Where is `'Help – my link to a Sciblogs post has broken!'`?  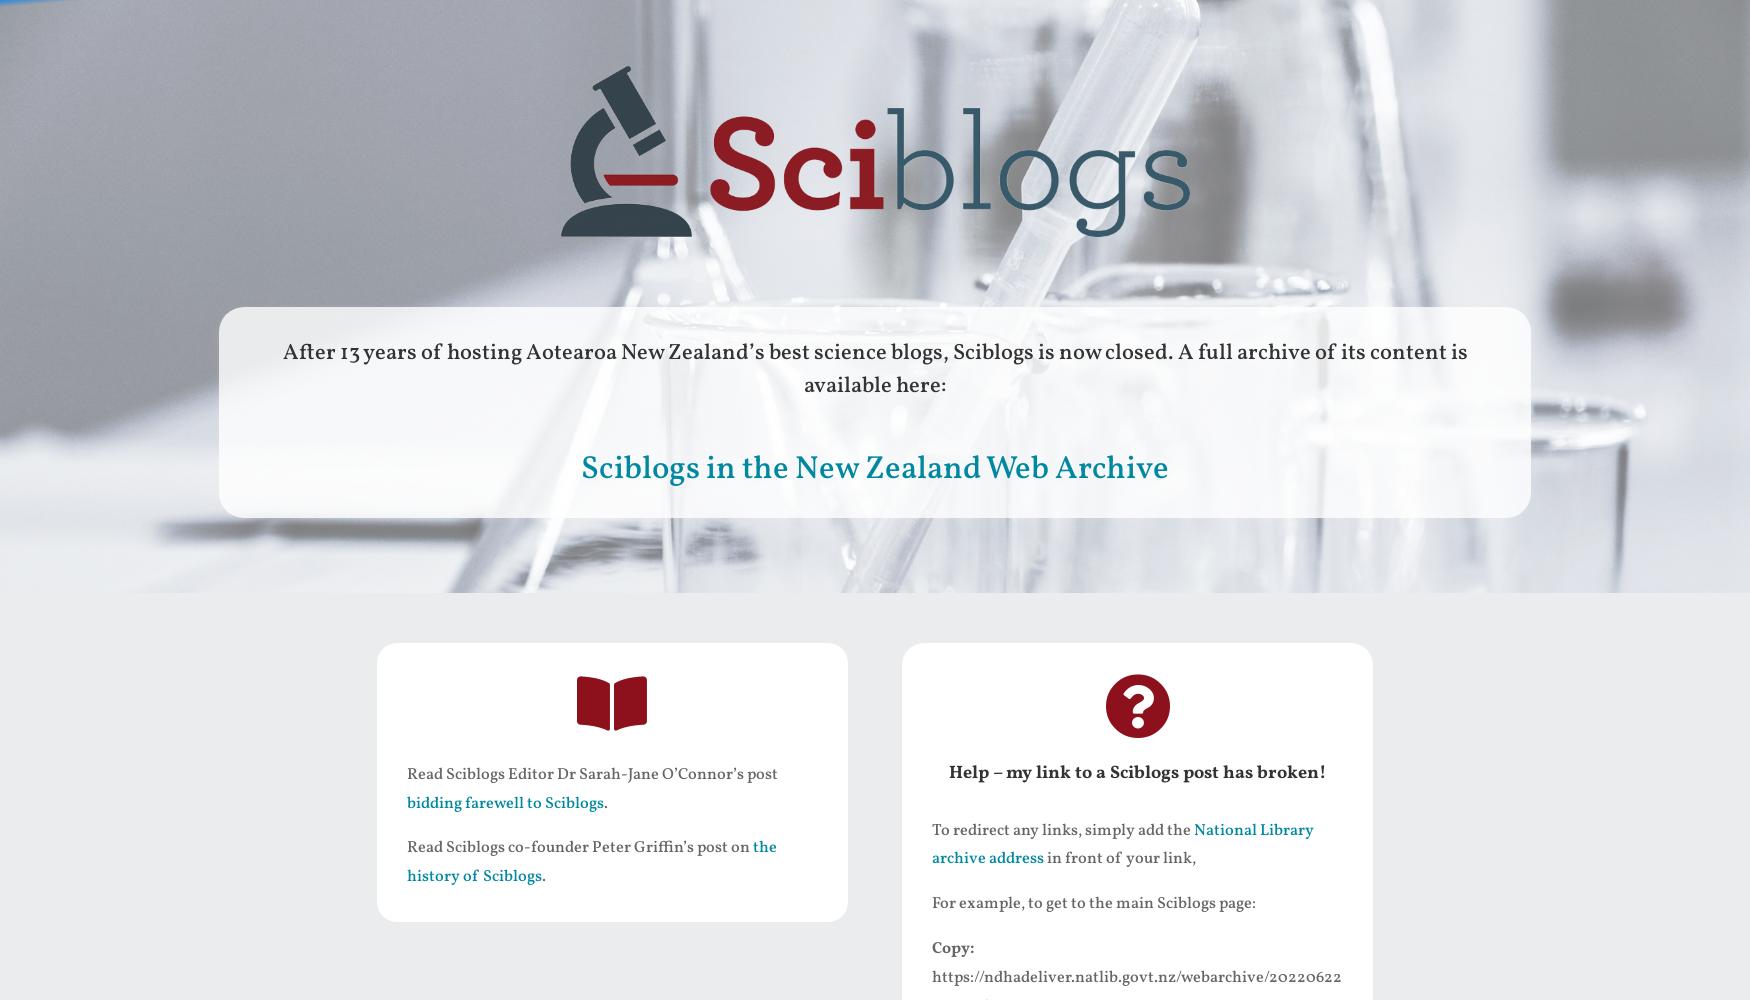 'Help – my link to a Sciblogs post has broken!' is located at coordinates (1136, 772).